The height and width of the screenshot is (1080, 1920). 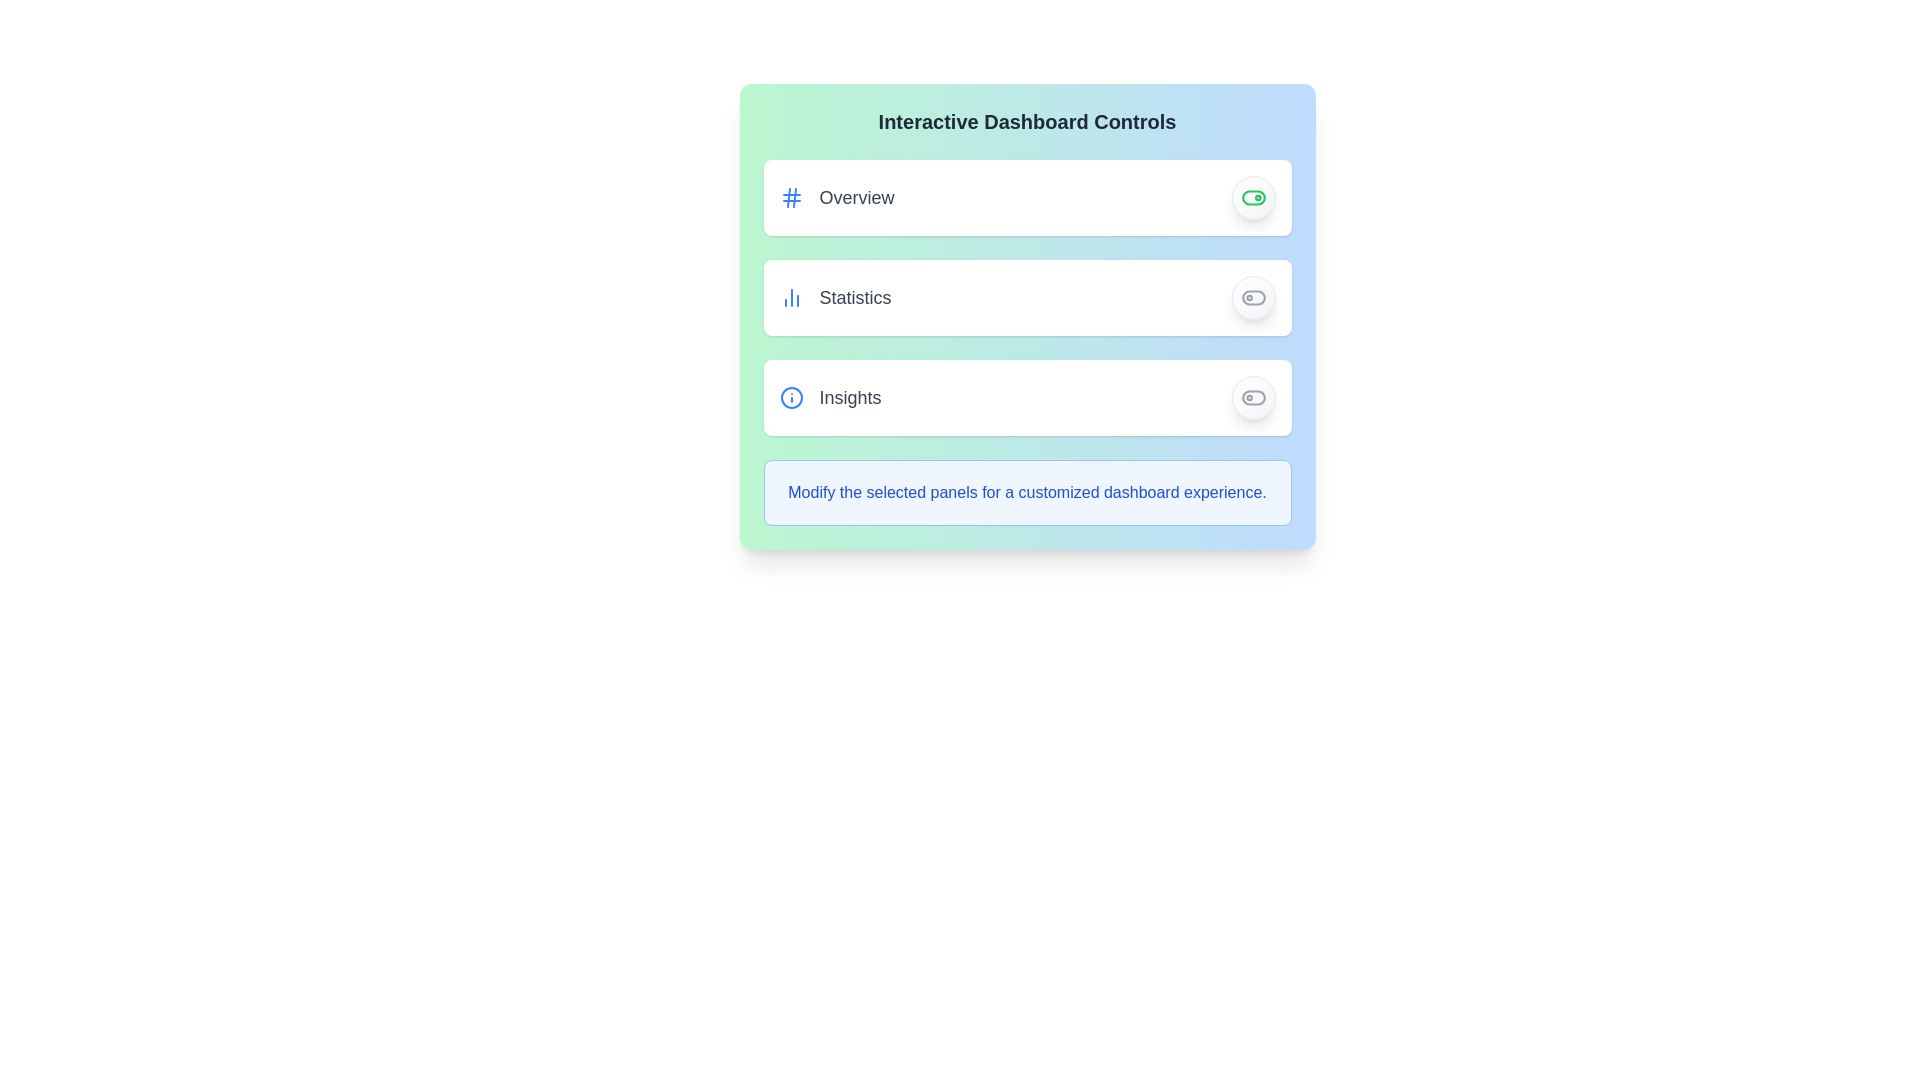 I want to click on the right vertical decorative line that forms part of the hashtag symbol in the 'Overview' section of the 'Interactive Dashboard Controls' component, so click(x=793, y=197).